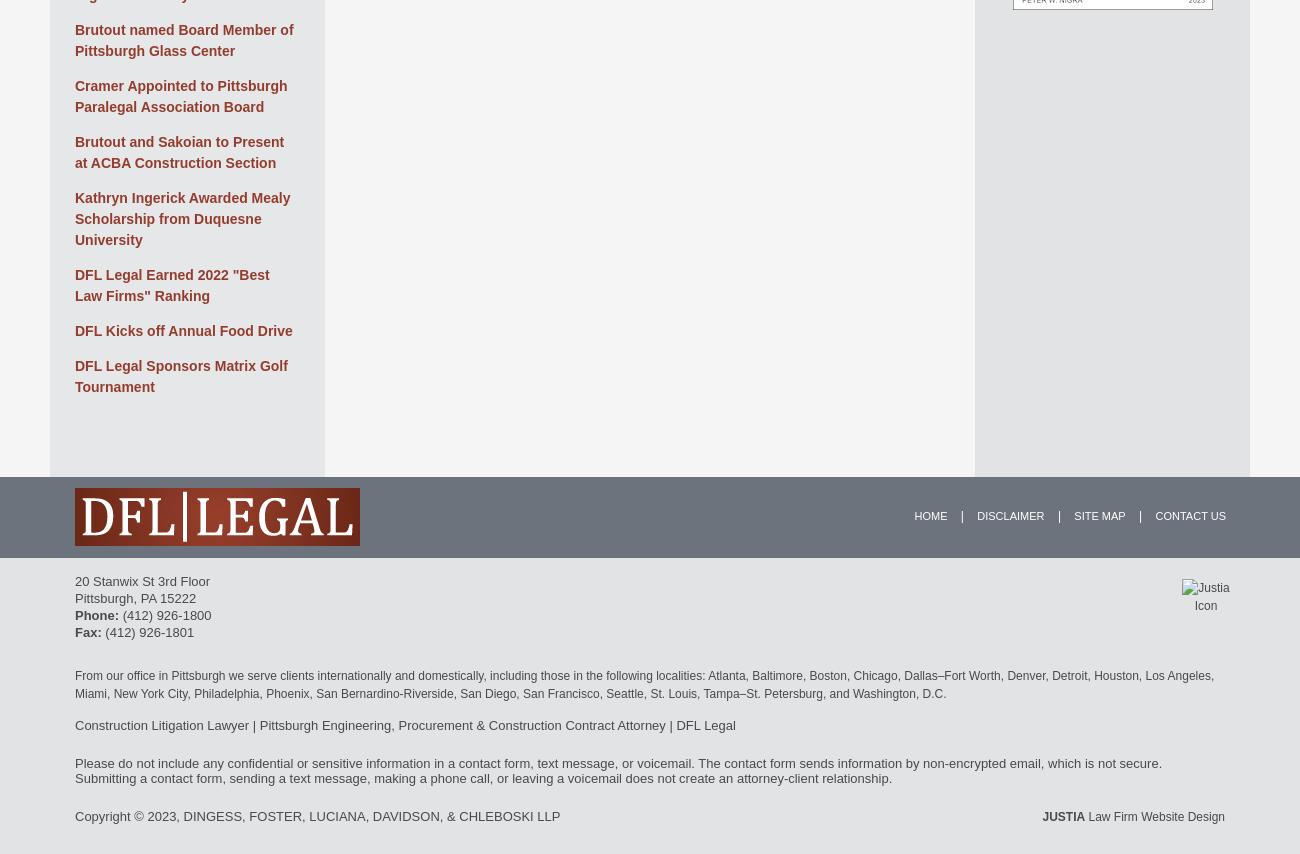 Image resolution: width=1300 pixels, height=854 pixels. Describe the element at coordinates (131, 597) in the screenshot. I see `','` at that location.